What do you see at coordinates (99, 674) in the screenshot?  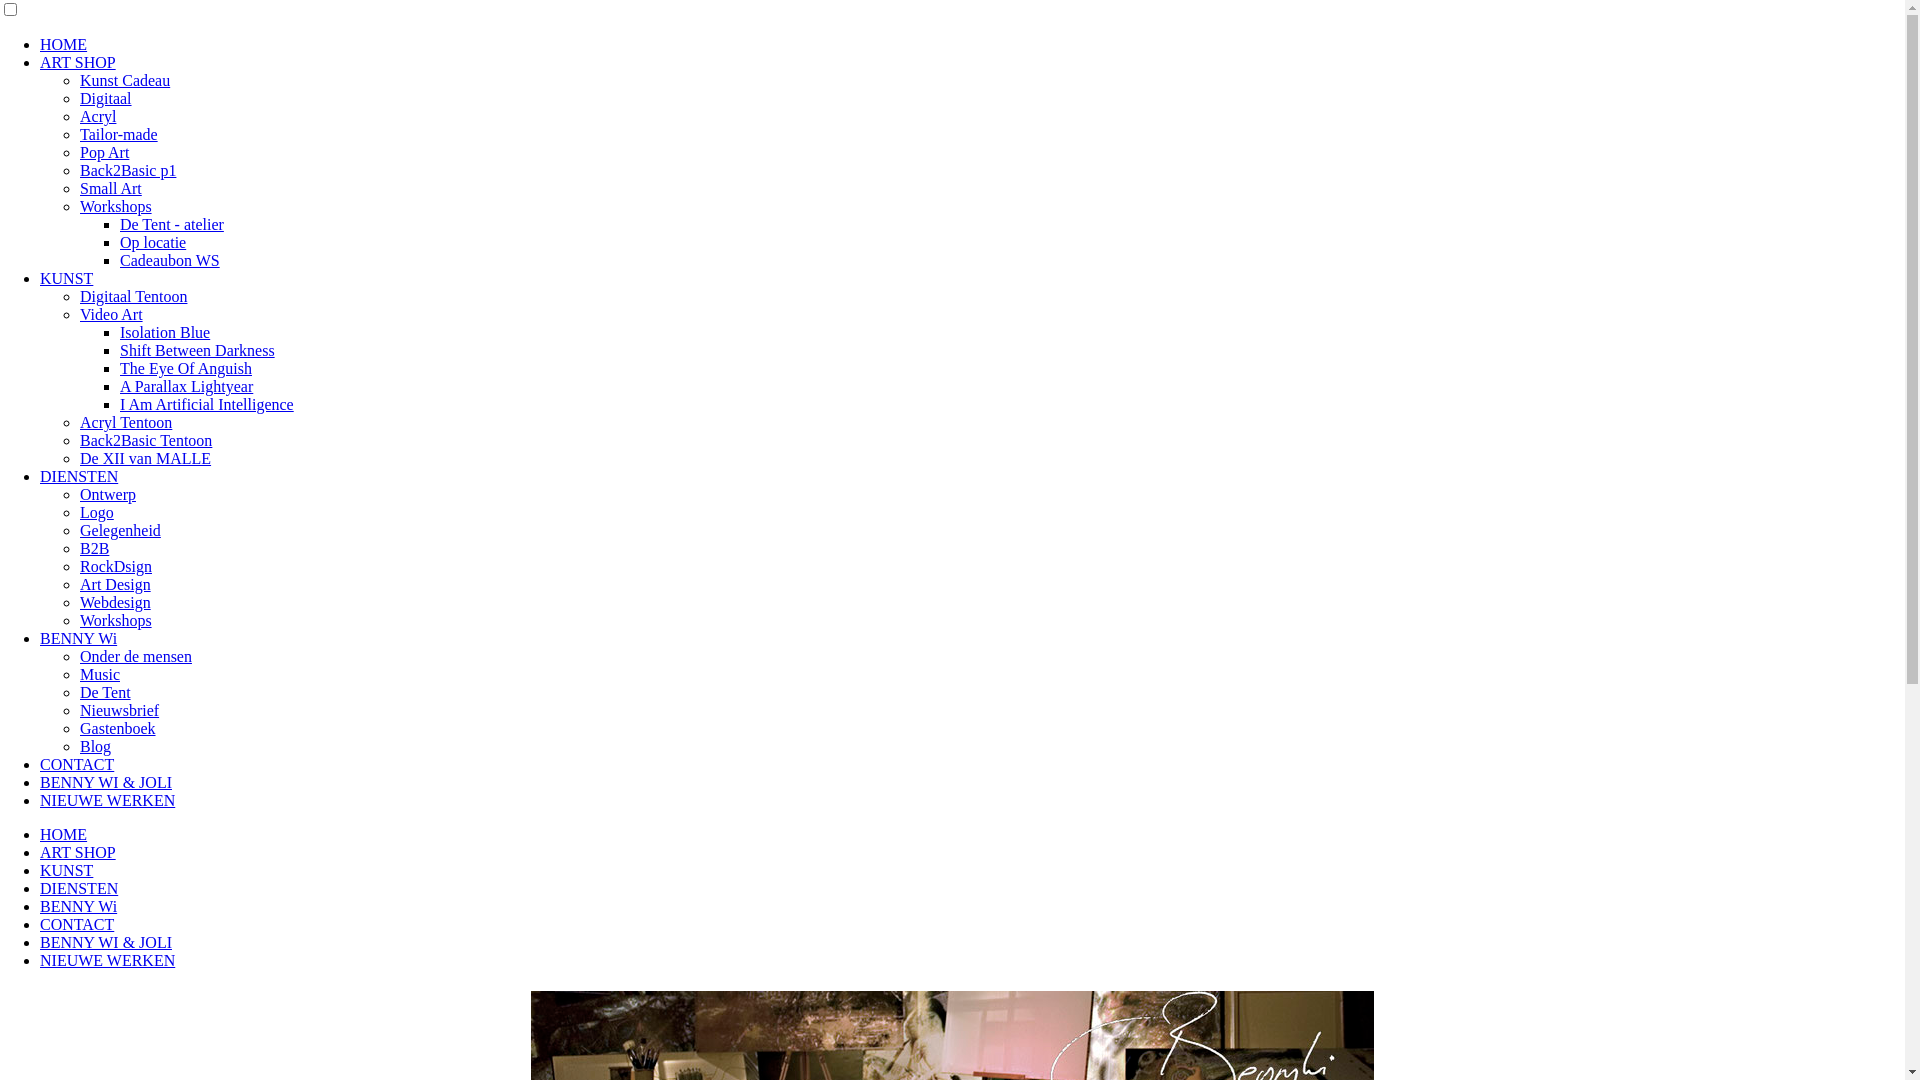 I see `'Music'` at bounding box center [99, 674].